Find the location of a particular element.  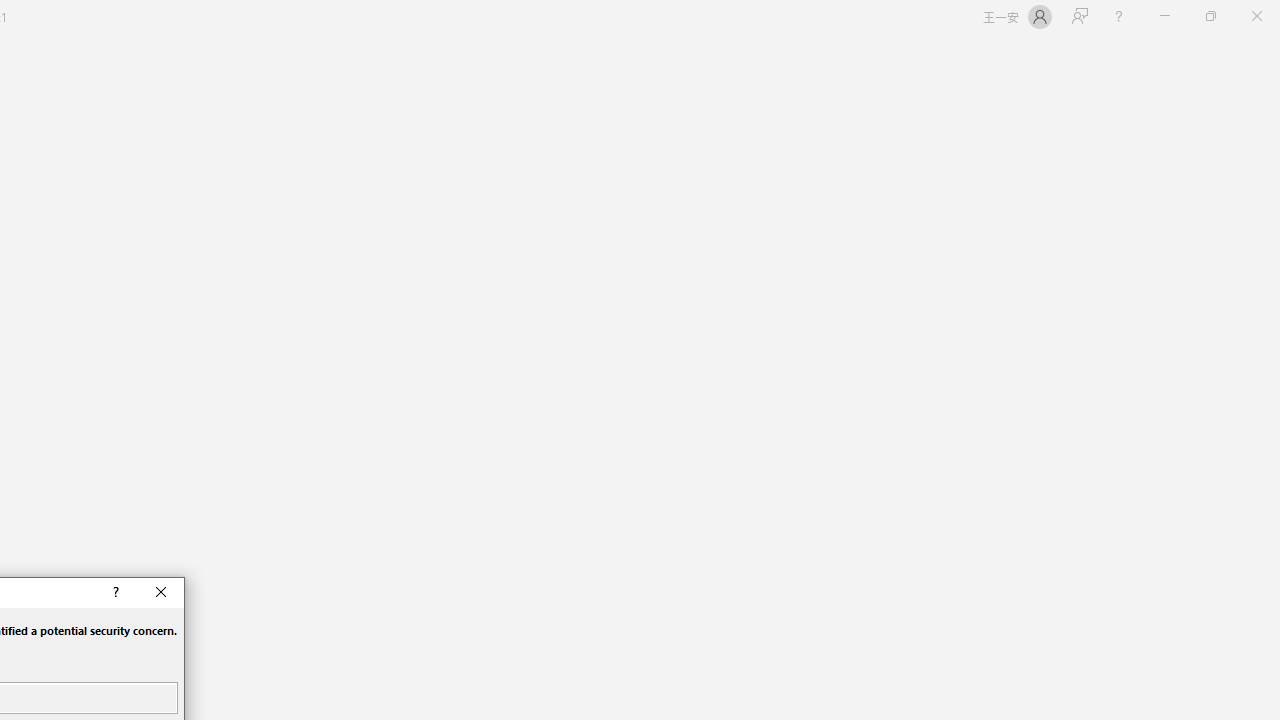

'Minimize' is located at coordinates (1164, 16).